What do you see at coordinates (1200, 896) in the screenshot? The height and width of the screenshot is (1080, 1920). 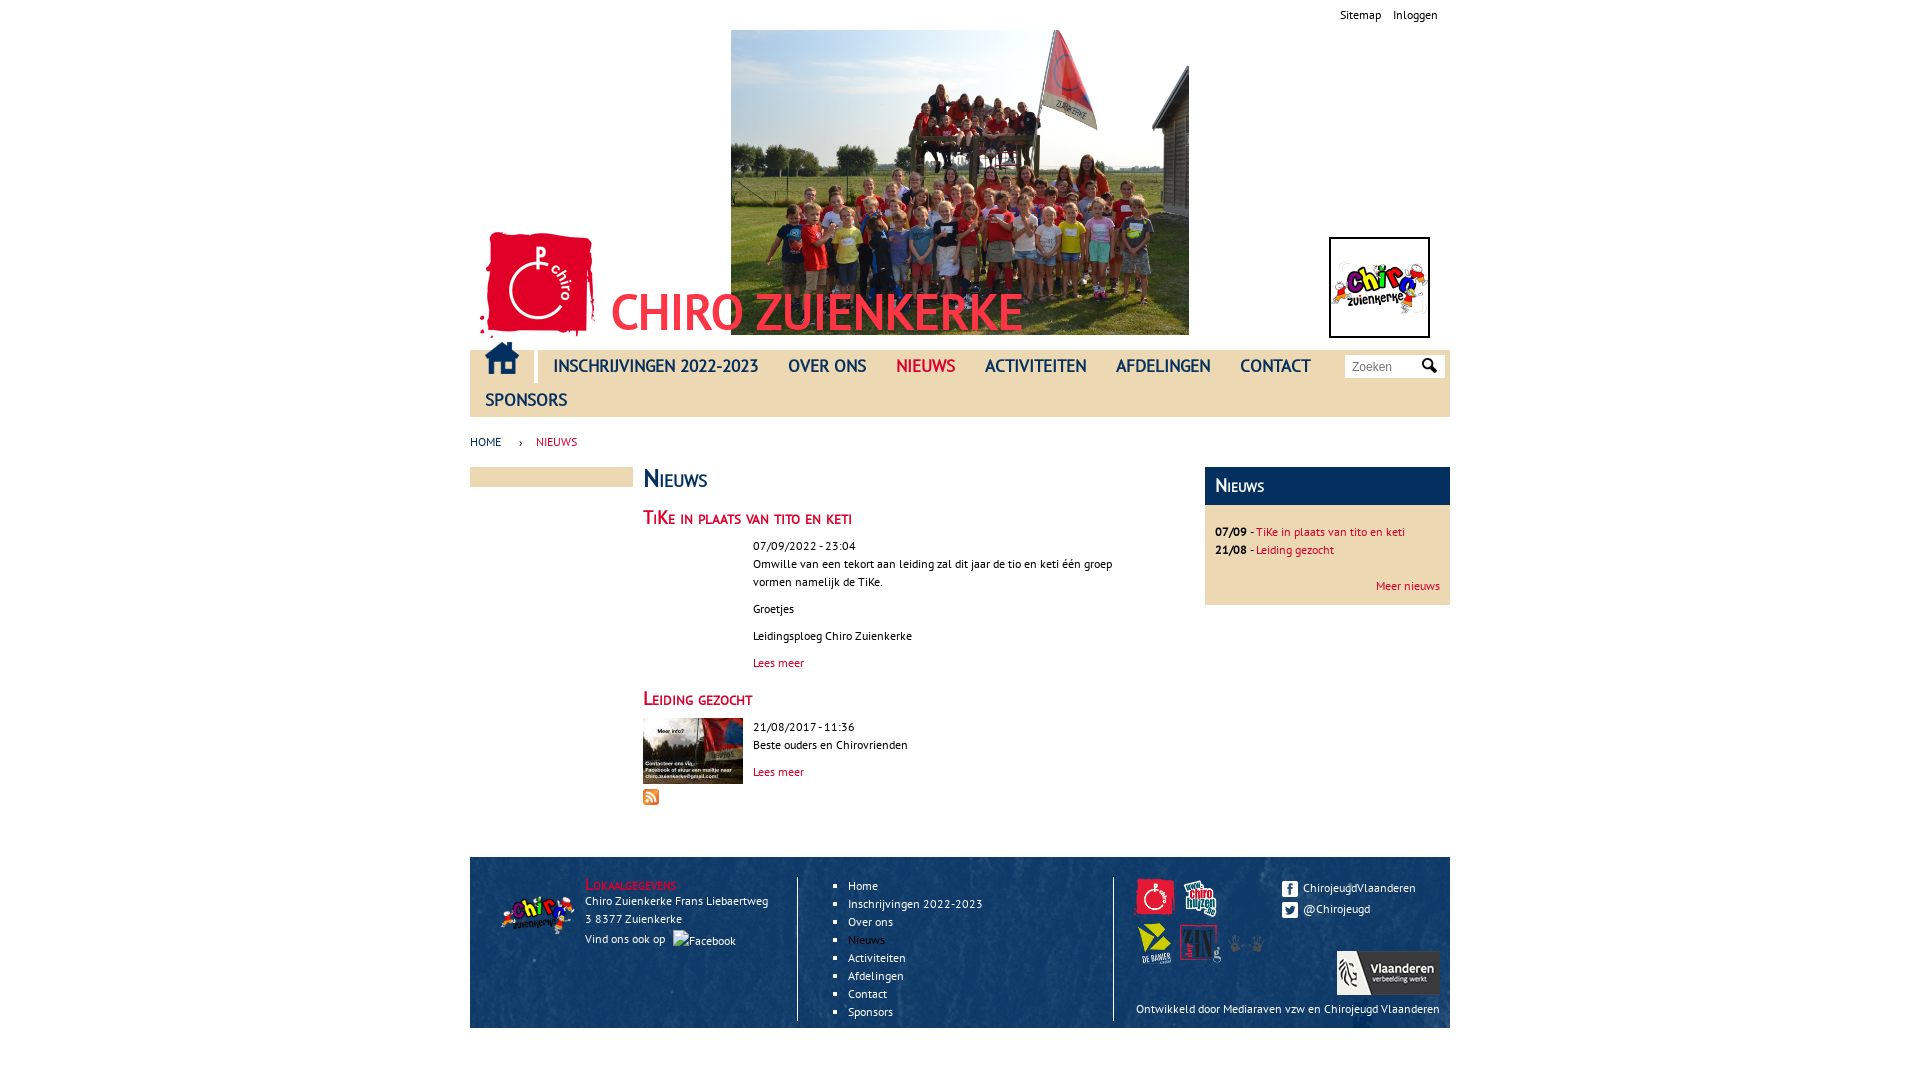 I see `'Chirohuizen'` at bounding box center [1200, 896].